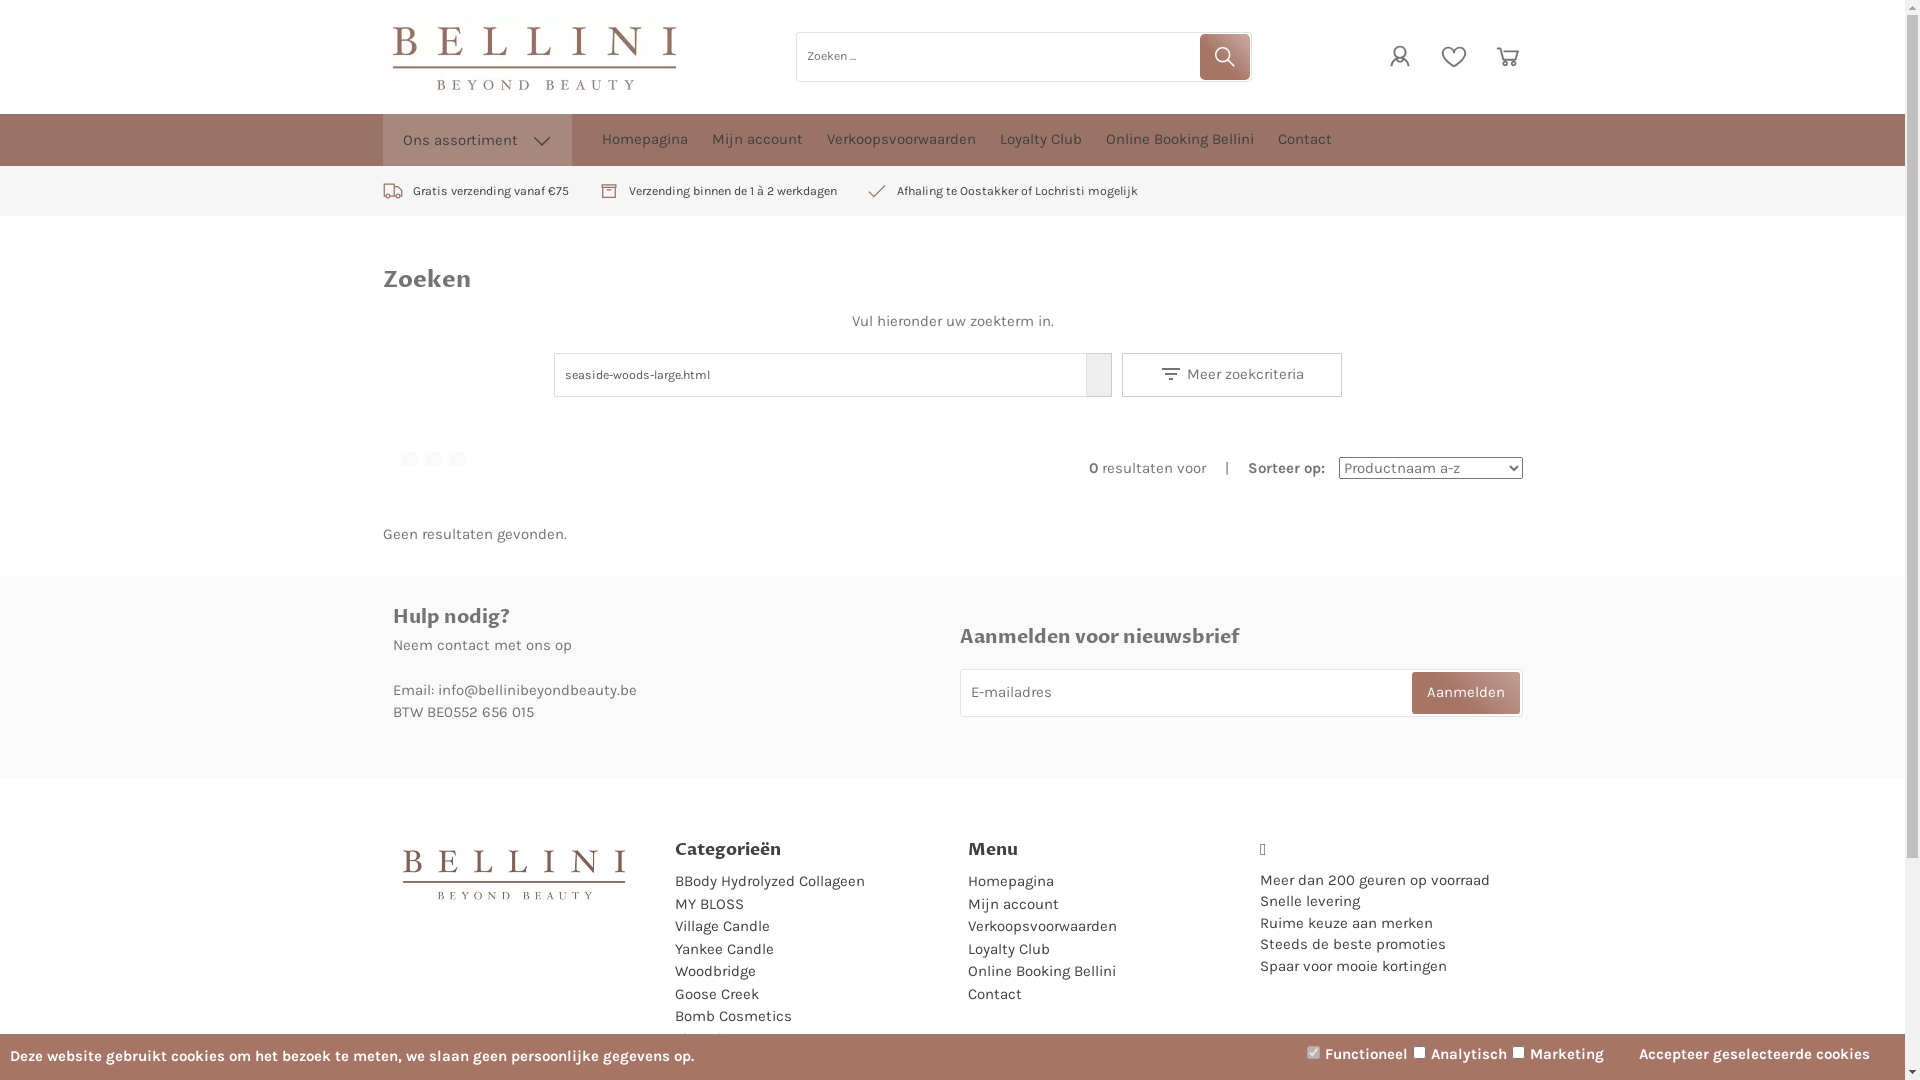  I want to click on 'BBody Hydrolyzed Collageen', so click(768, 879).